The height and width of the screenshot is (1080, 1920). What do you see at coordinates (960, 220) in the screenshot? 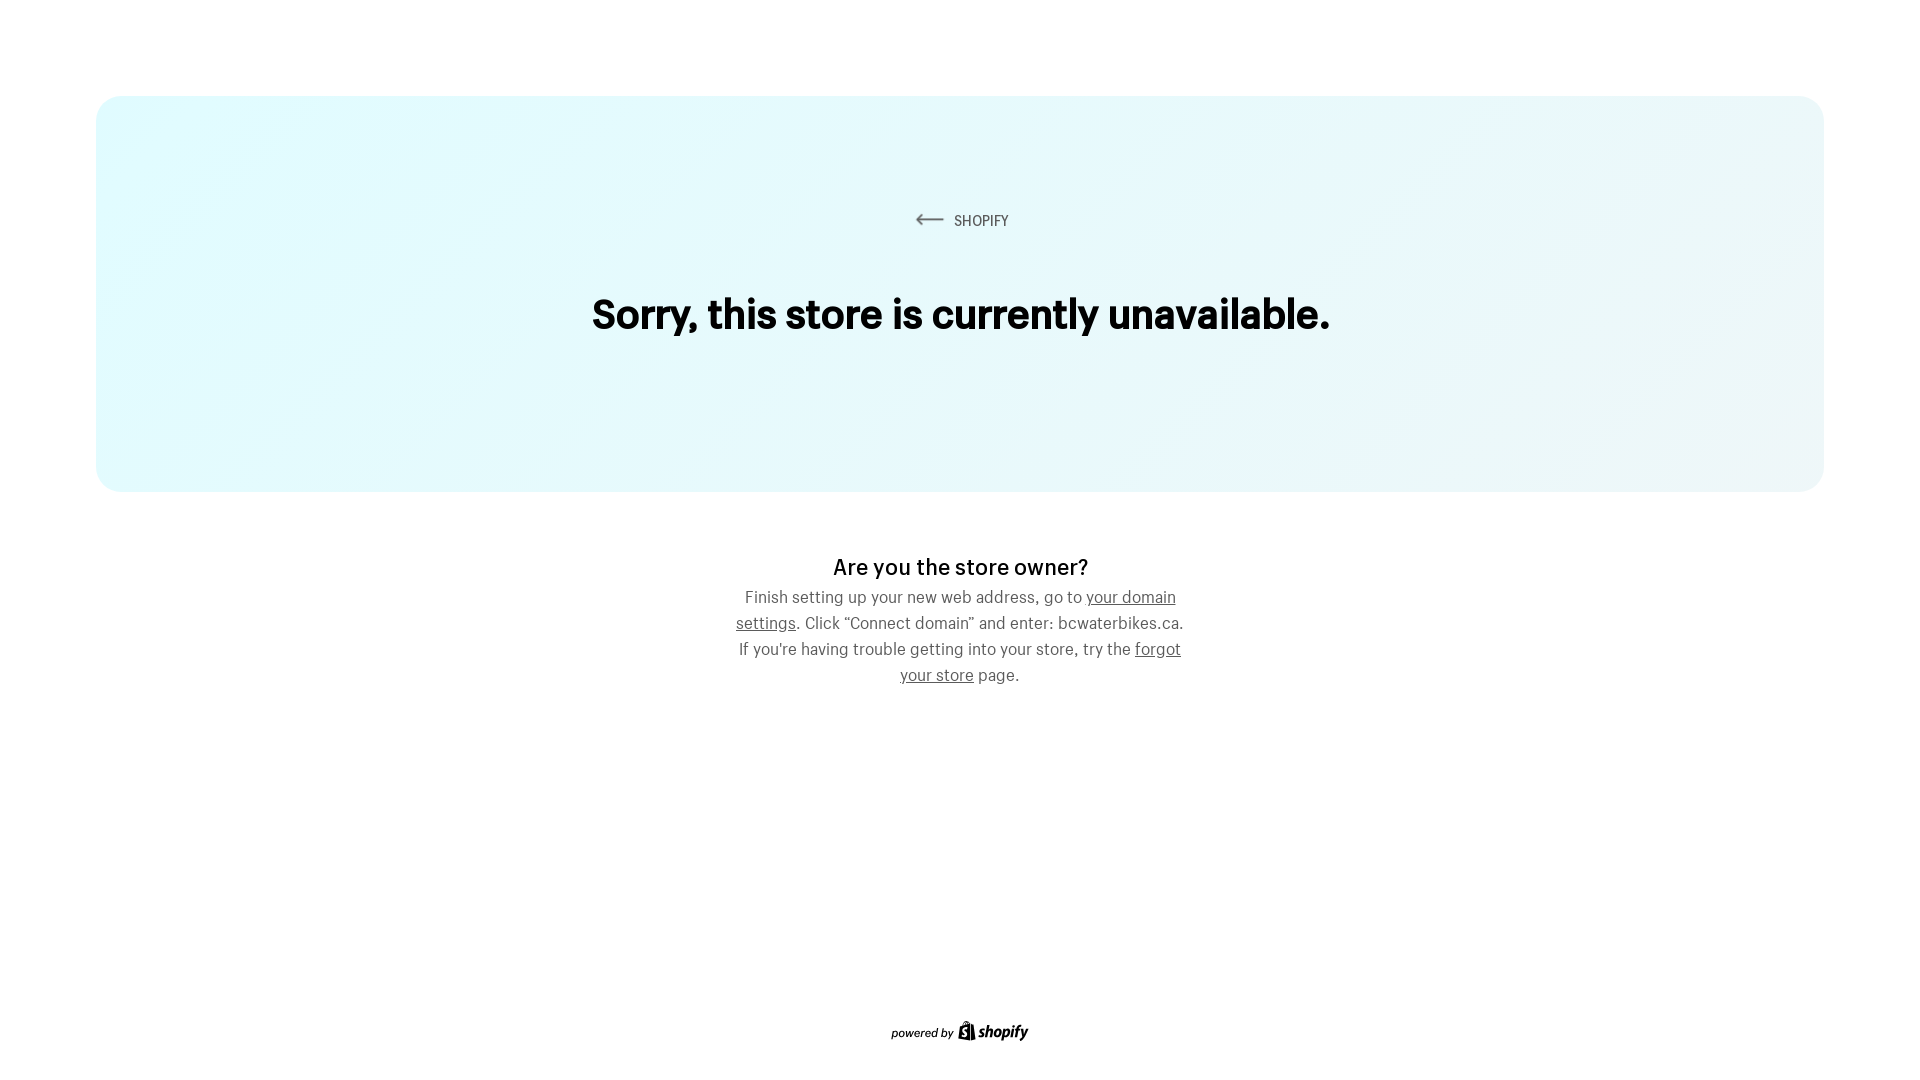
I see `'SHOPIFY'` at bounding box center [960, 220].